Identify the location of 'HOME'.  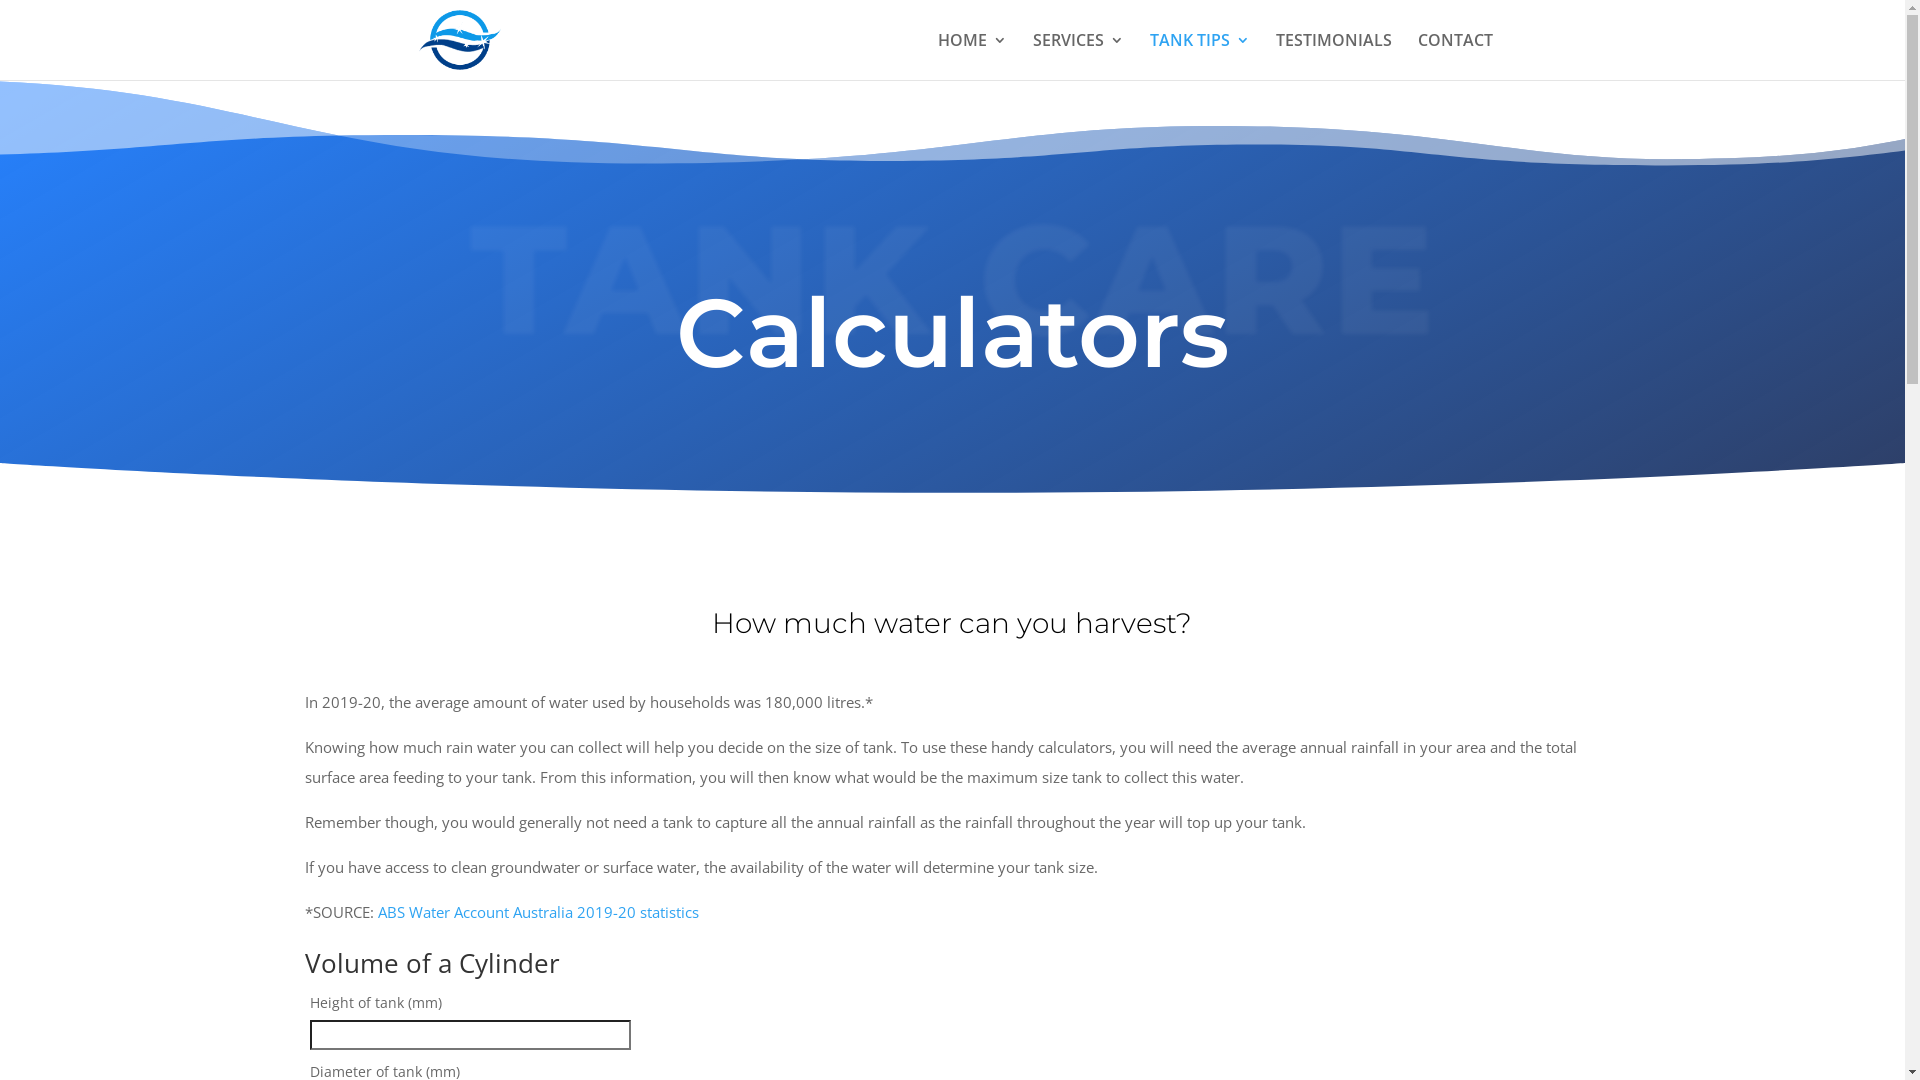
(972, 55).